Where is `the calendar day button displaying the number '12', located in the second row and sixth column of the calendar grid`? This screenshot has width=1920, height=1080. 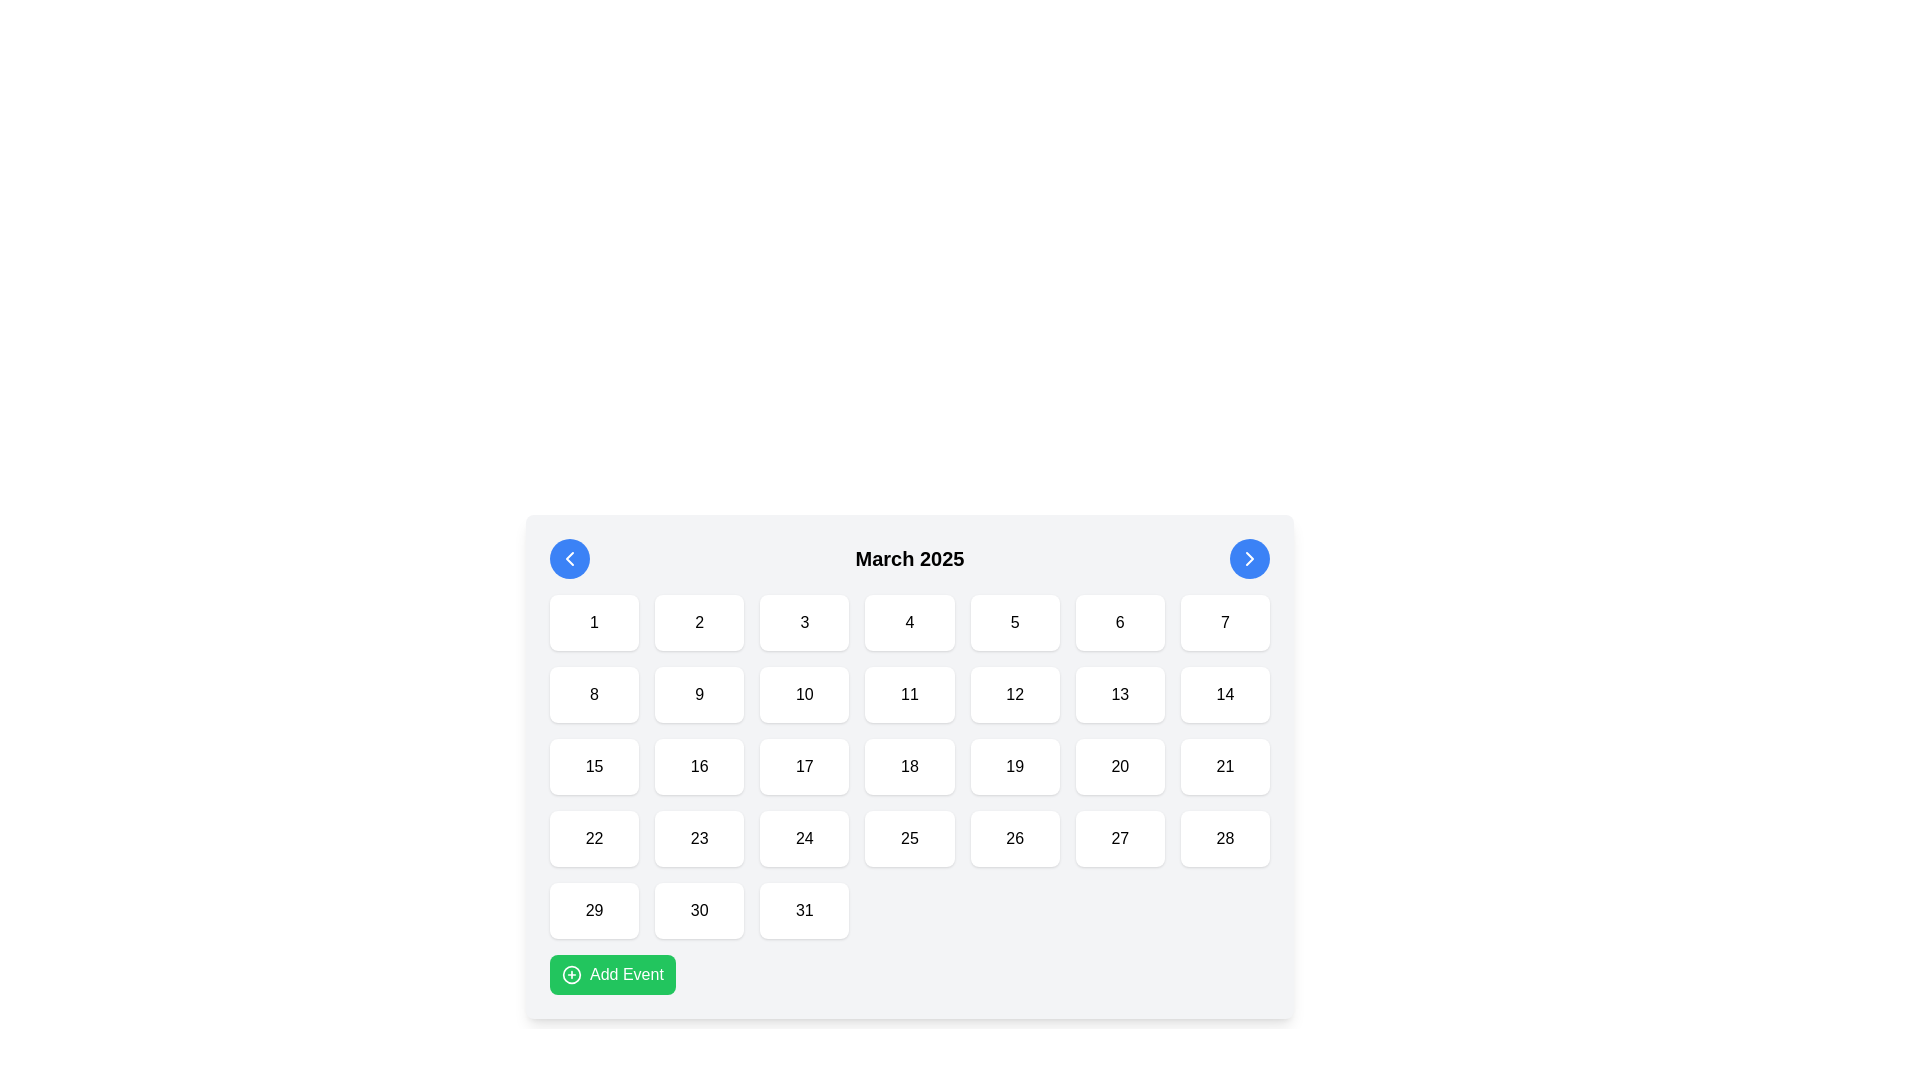
the calendar day button displaying the number '12', located in the second row and sixth column of the calendar grid is located at coordinates (1015, 693).